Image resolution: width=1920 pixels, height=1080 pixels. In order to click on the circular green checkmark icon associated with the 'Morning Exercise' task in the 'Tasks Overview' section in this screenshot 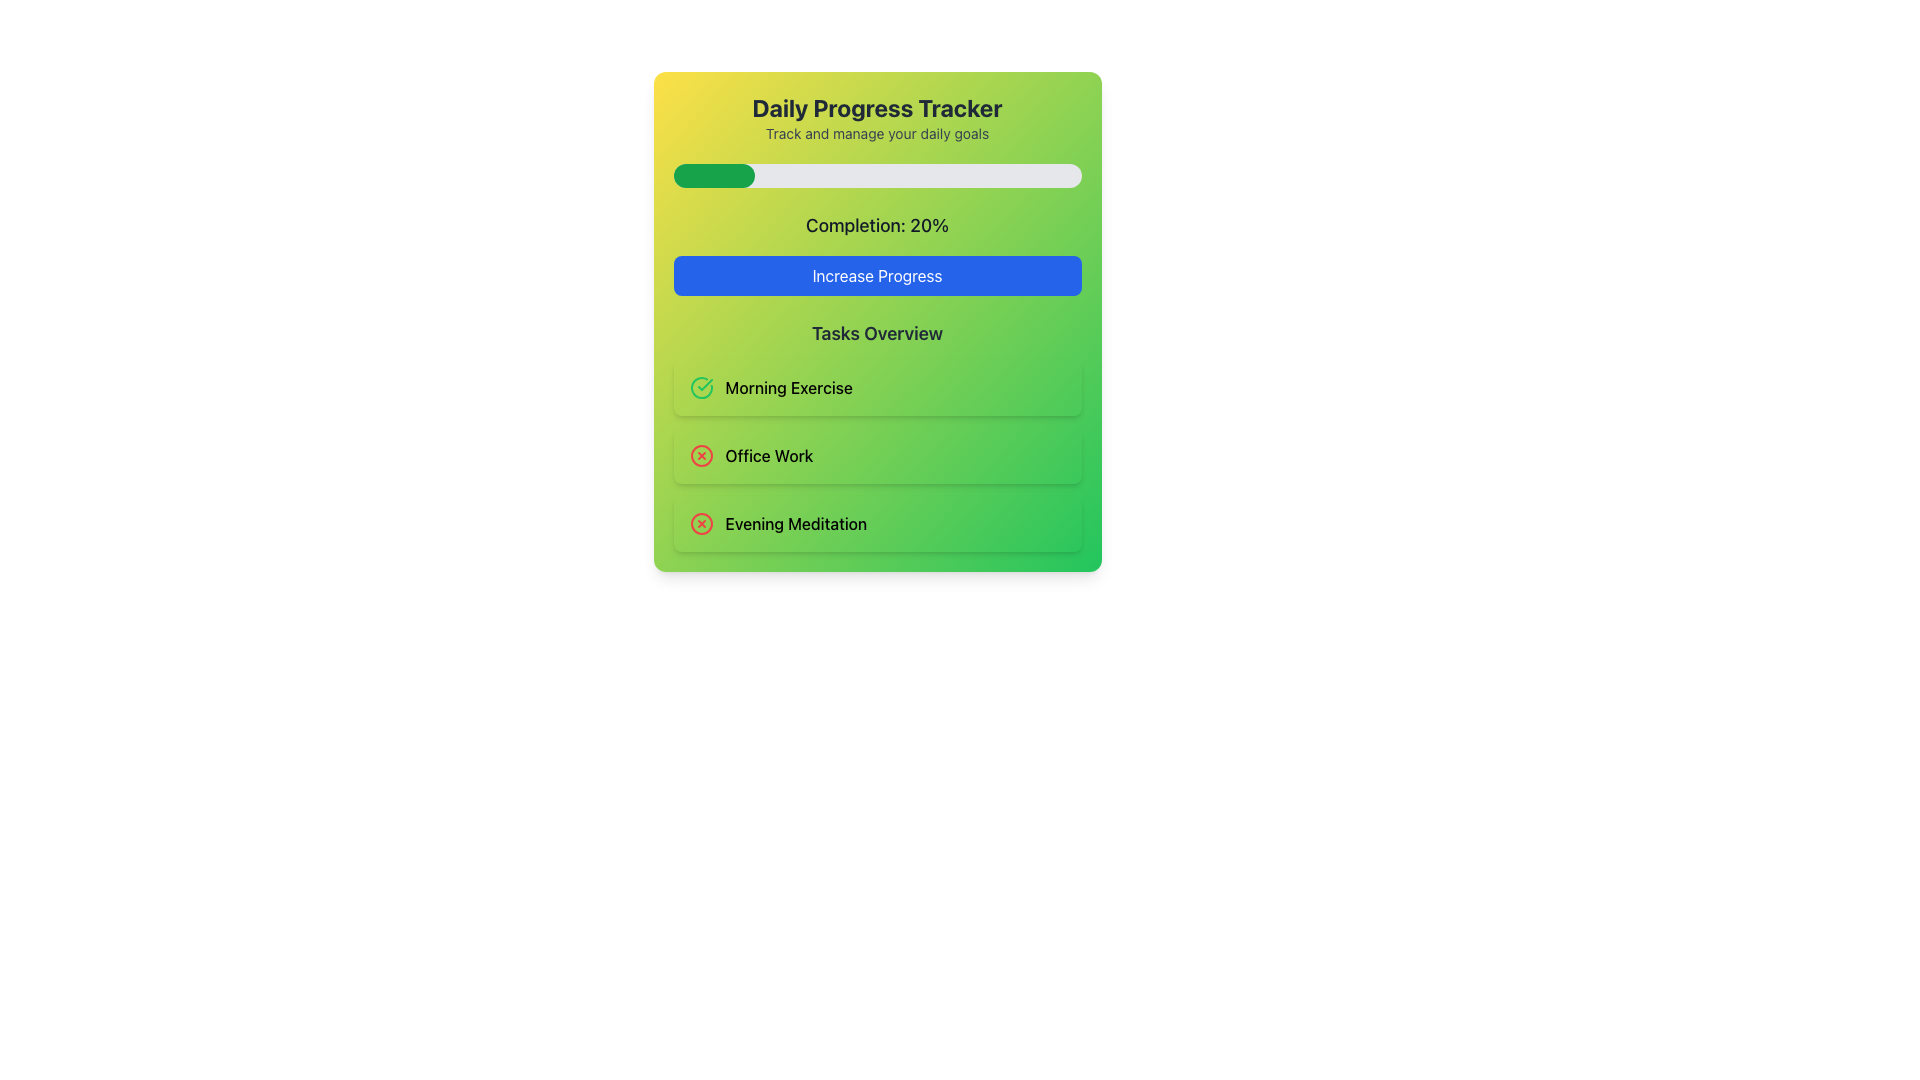, I will do `click(701, 388)`.